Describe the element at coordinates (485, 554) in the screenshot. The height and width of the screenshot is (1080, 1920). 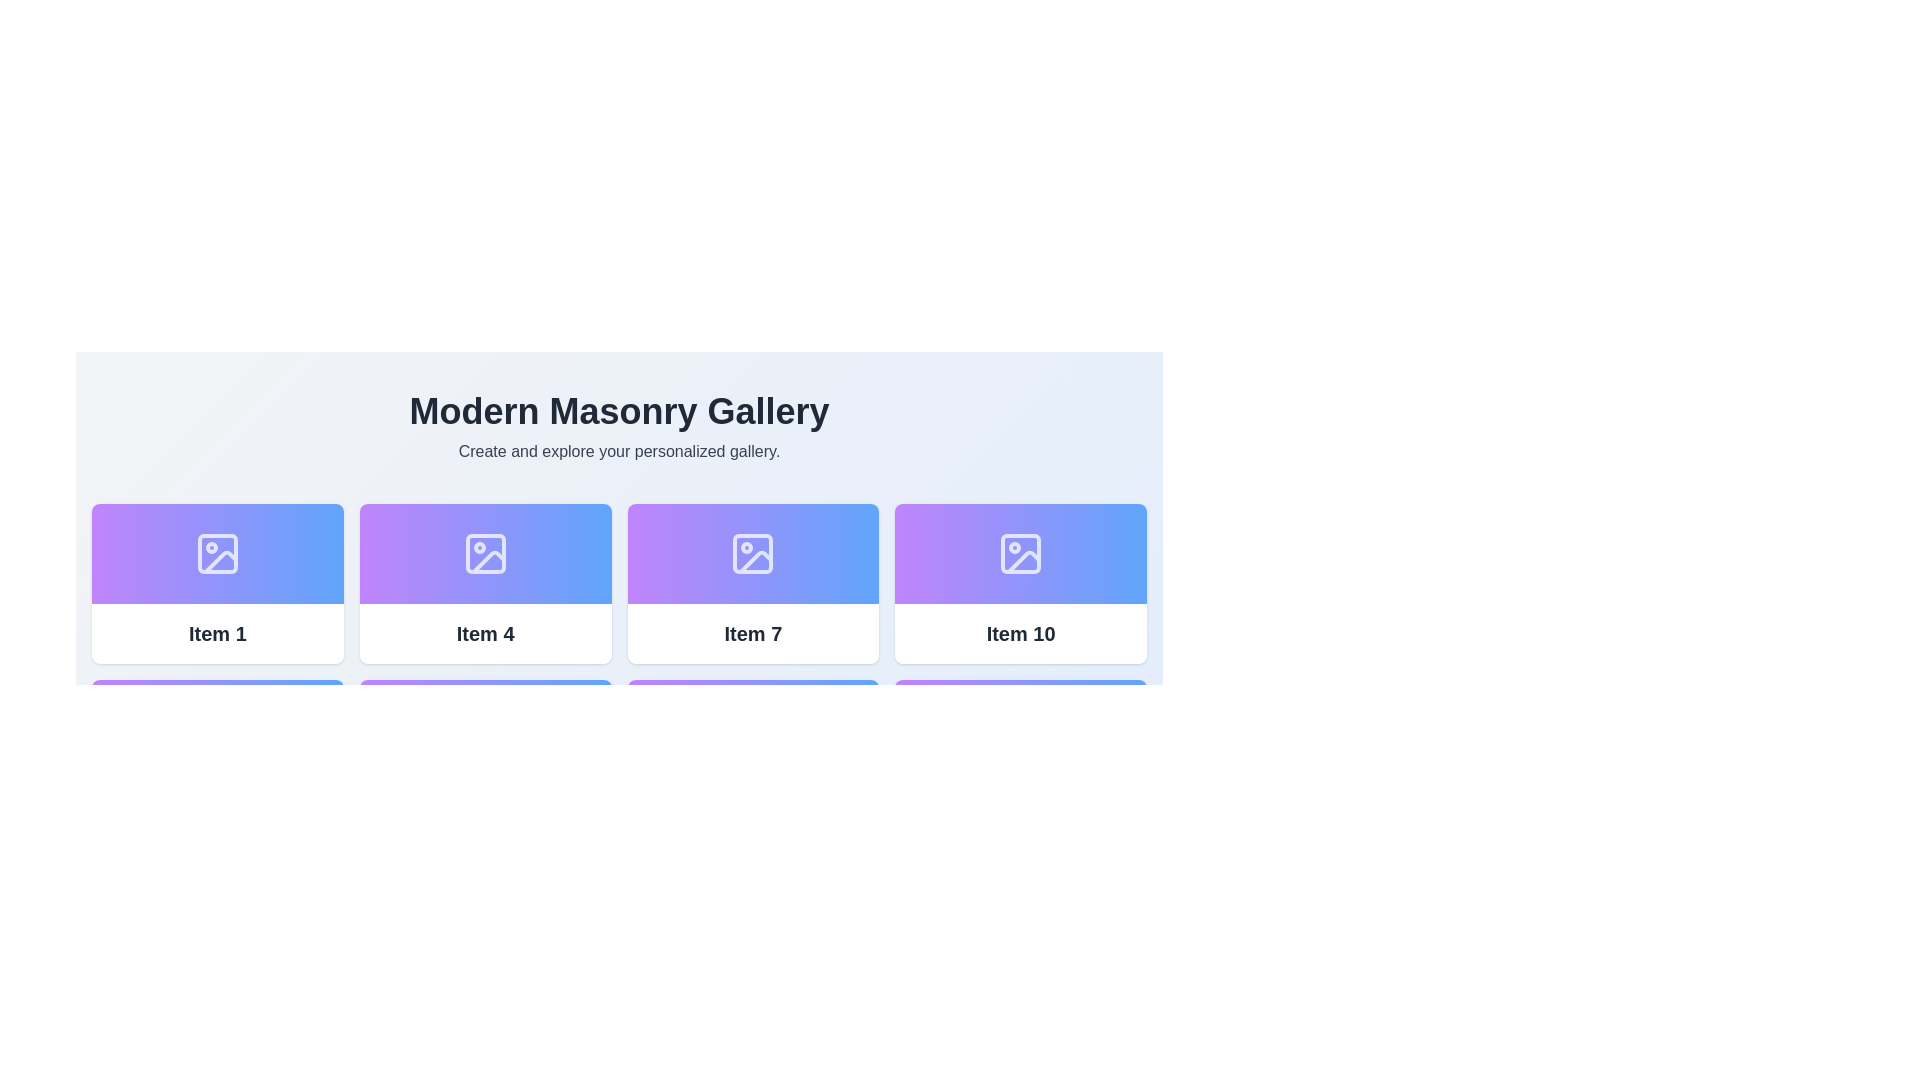
I see `the Image placeholder or card component located in the second column of a horizontally aligned group, which serves as a visual representation for an image or content item` at that location.